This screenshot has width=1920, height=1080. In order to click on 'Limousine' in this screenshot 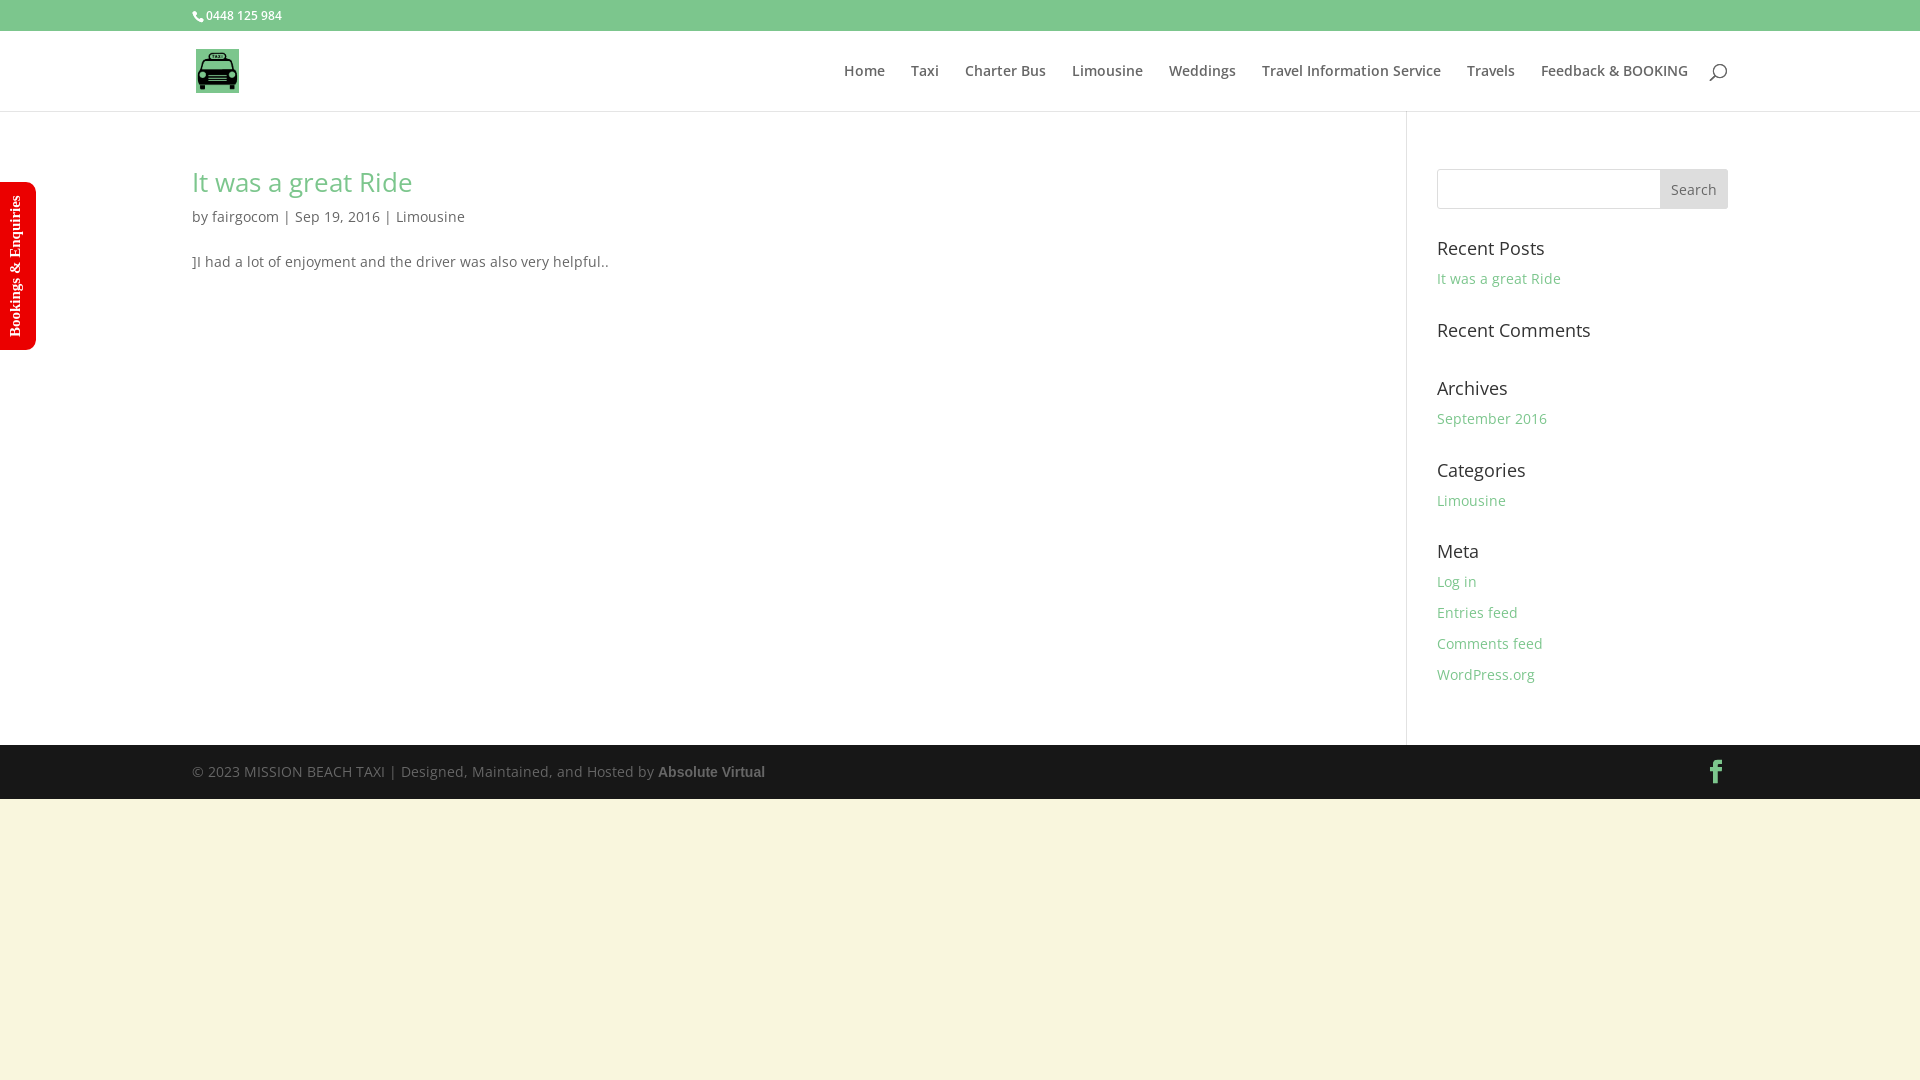, I will do `click(1471, 499)`.